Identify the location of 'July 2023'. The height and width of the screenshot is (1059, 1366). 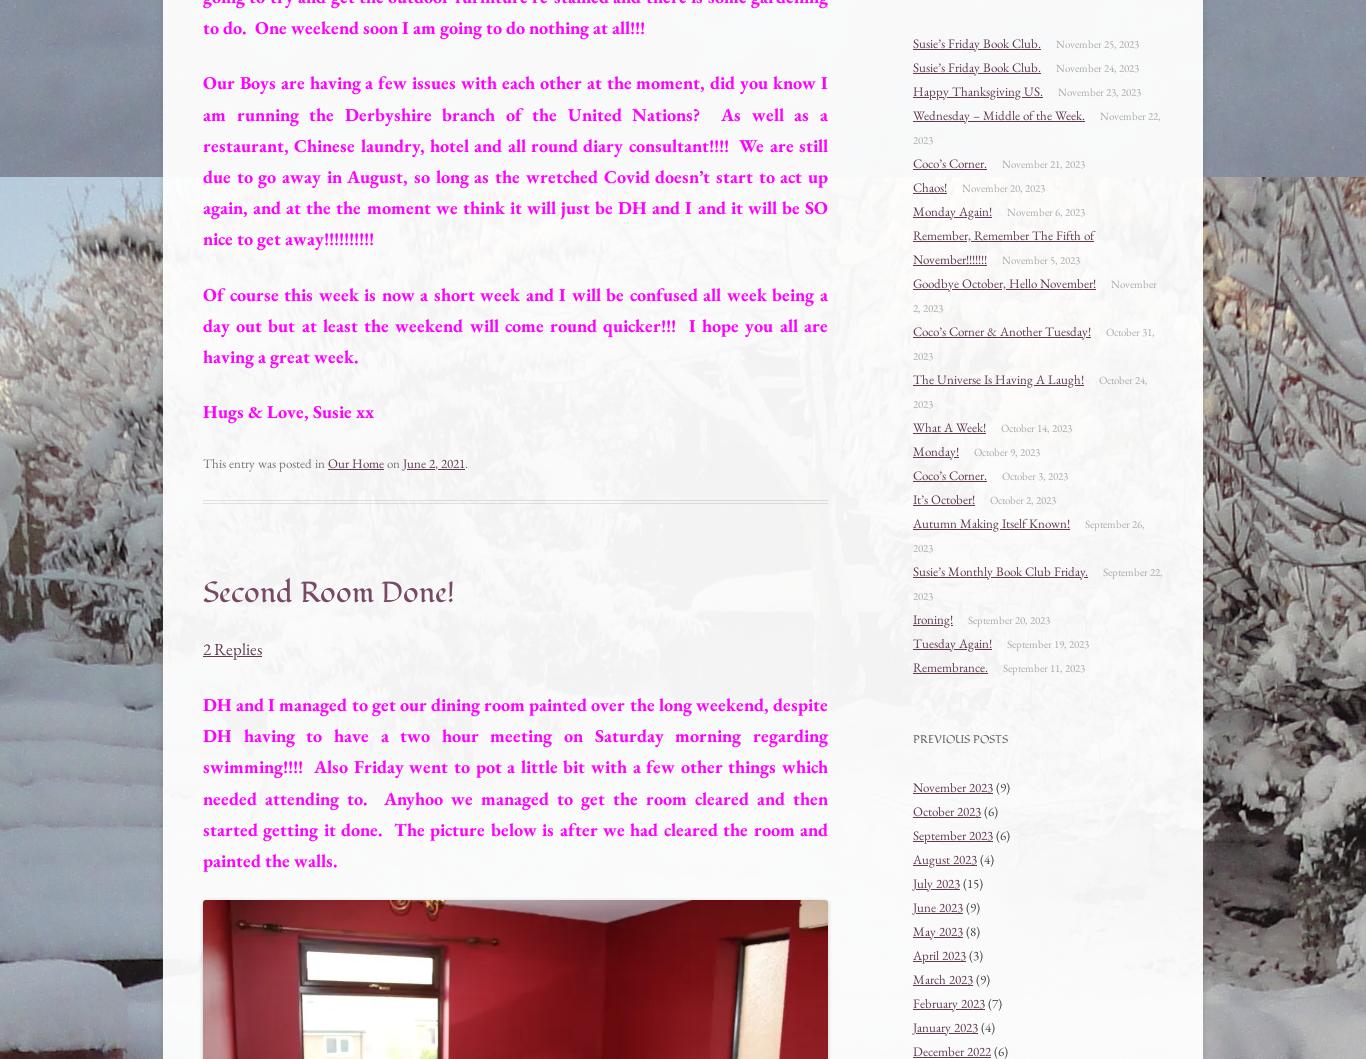
(913, 882).